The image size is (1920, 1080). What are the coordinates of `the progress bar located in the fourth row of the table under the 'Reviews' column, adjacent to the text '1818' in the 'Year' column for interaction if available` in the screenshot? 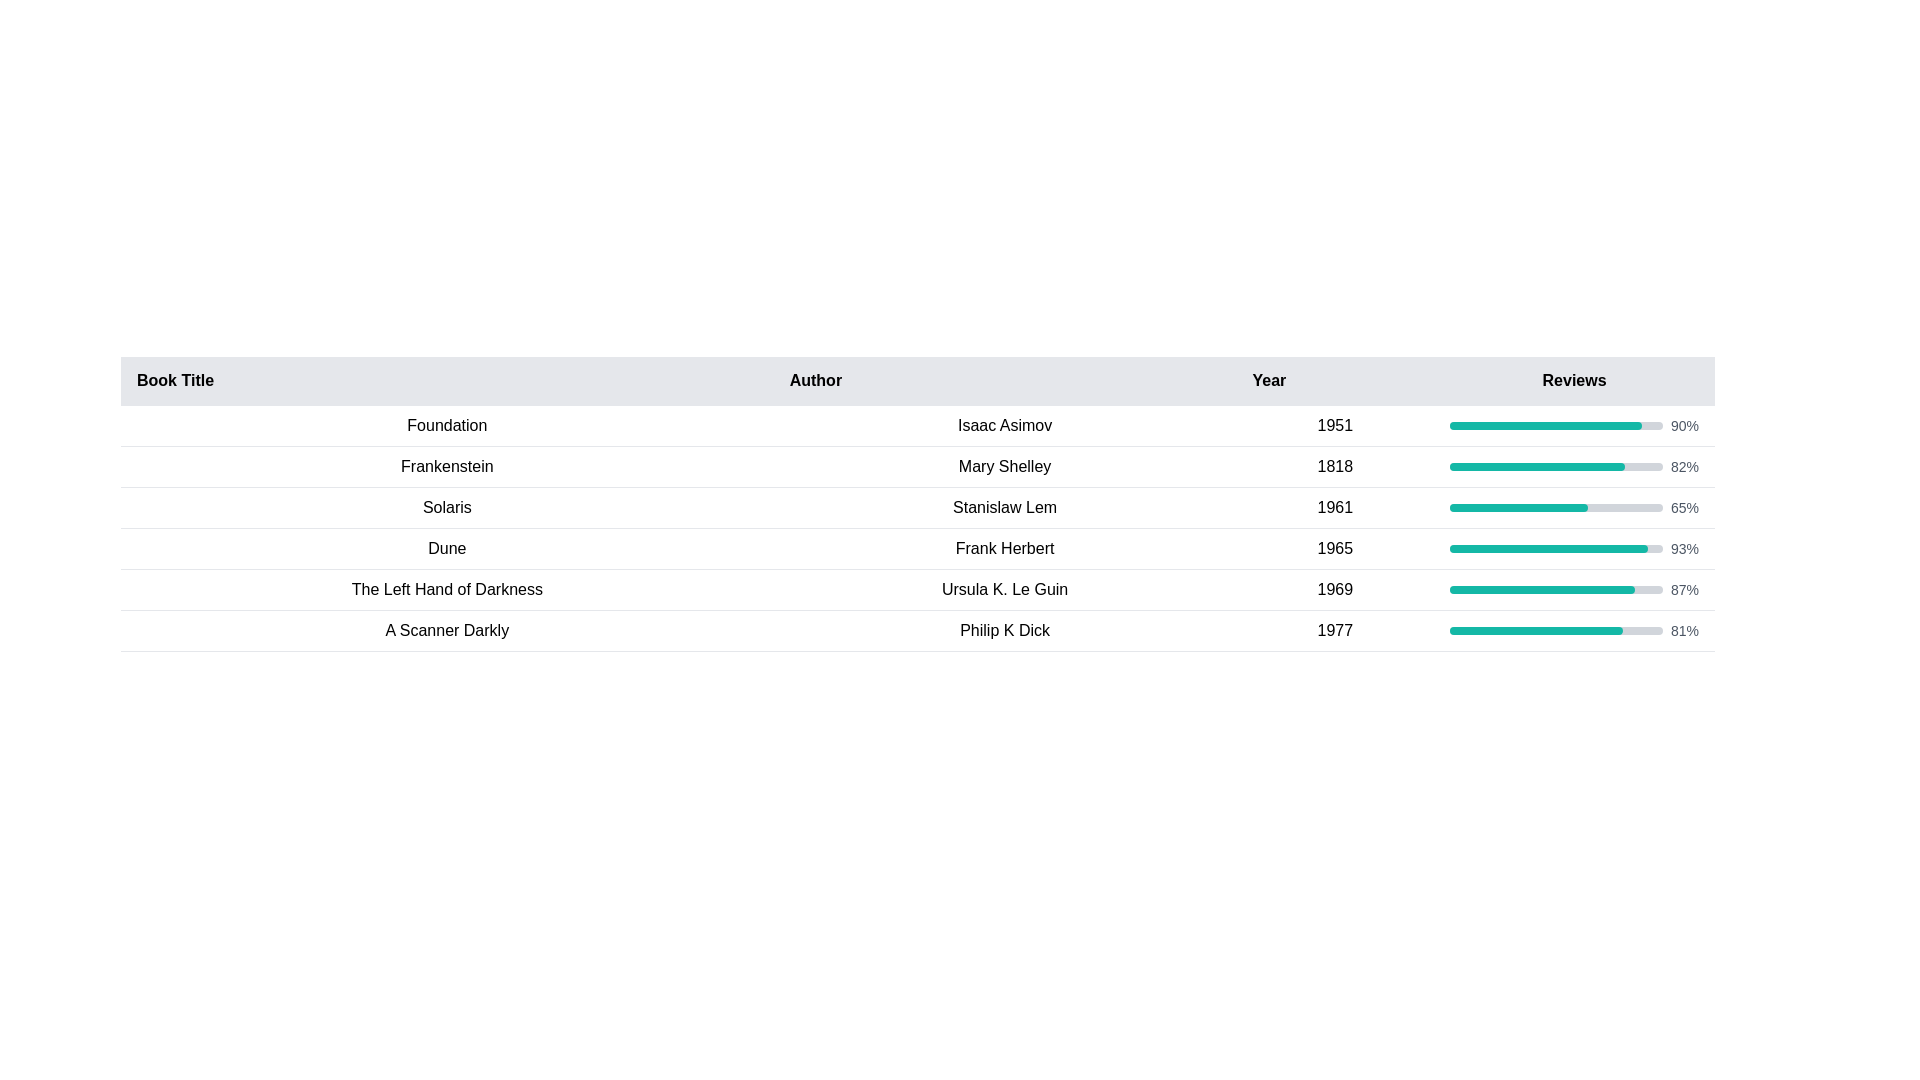 It's located at (1573, 466).